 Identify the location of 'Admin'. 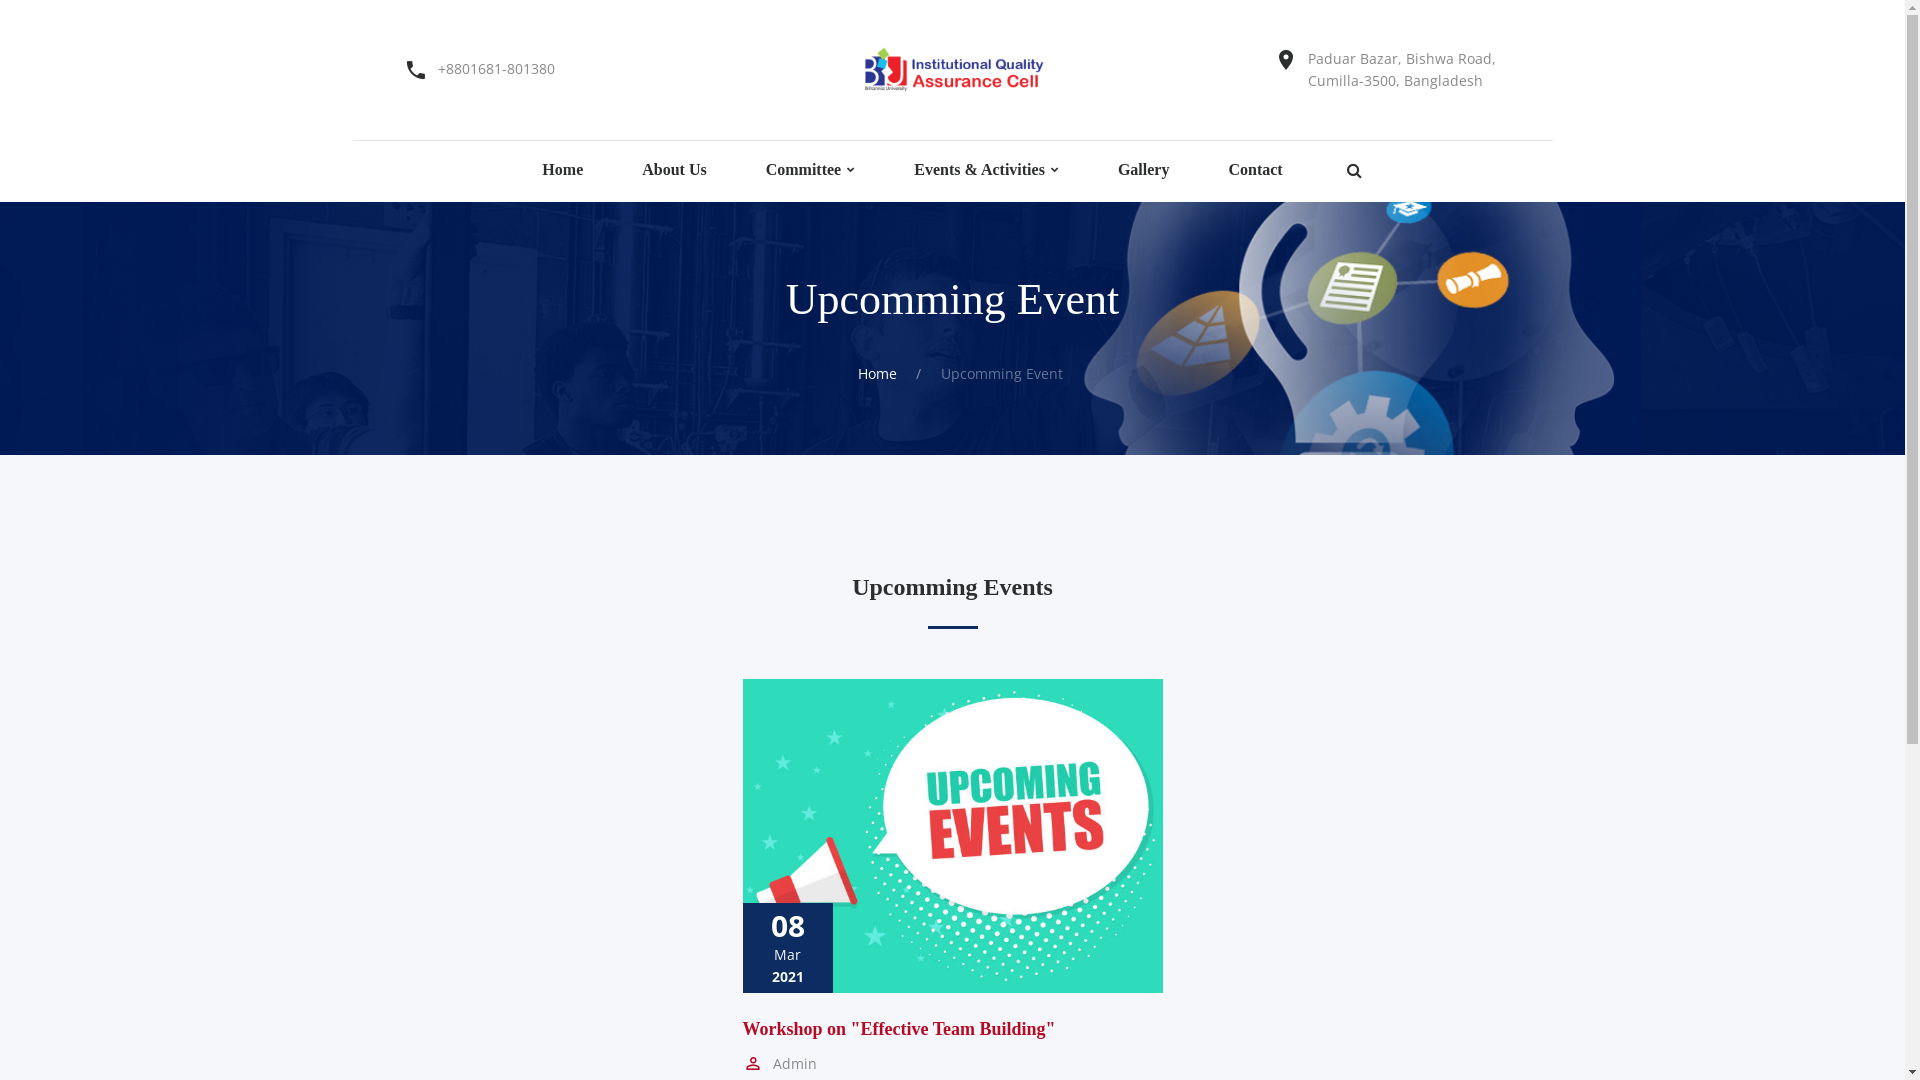
(777, 1061).